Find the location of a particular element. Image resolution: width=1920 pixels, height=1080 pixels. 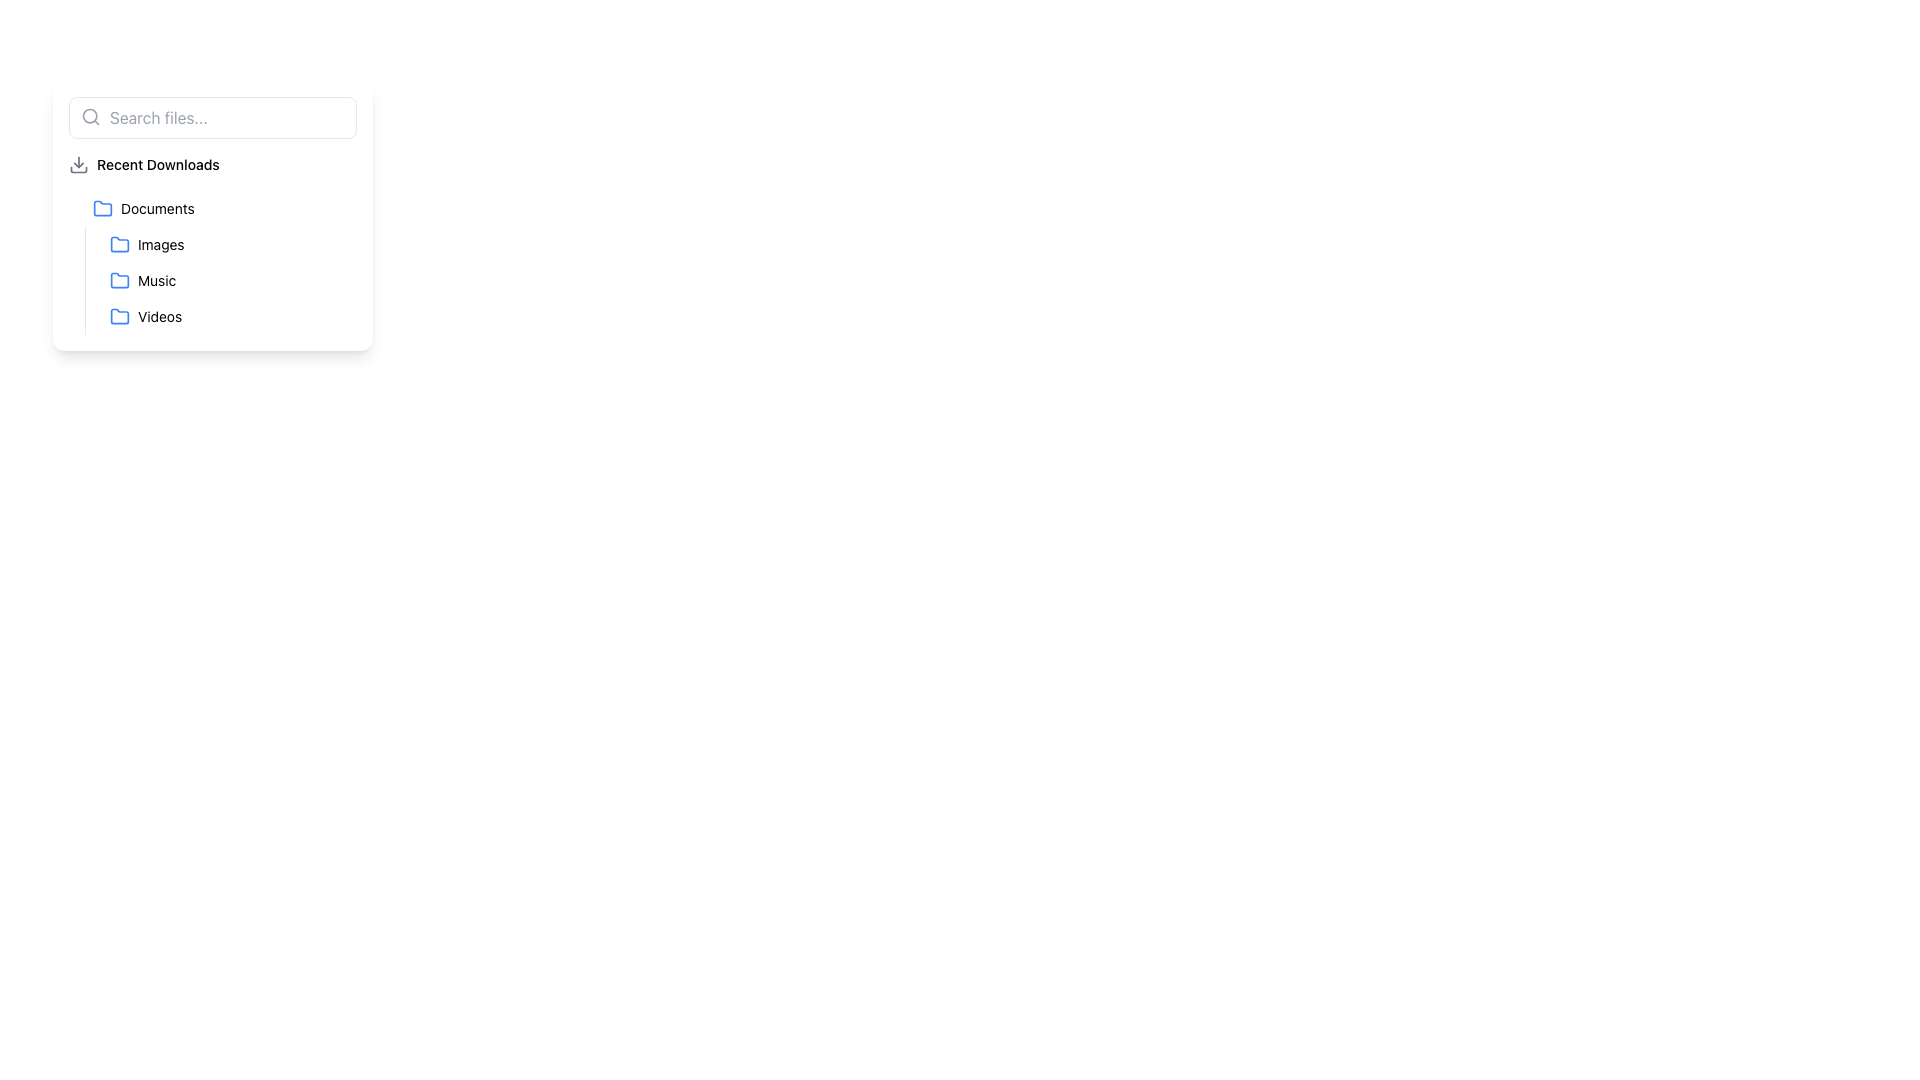

the inner circular component of the magnifying glass icon, which is part of the 'Search files' input field, to trigger a visual response is located at coordinates (89, 116).